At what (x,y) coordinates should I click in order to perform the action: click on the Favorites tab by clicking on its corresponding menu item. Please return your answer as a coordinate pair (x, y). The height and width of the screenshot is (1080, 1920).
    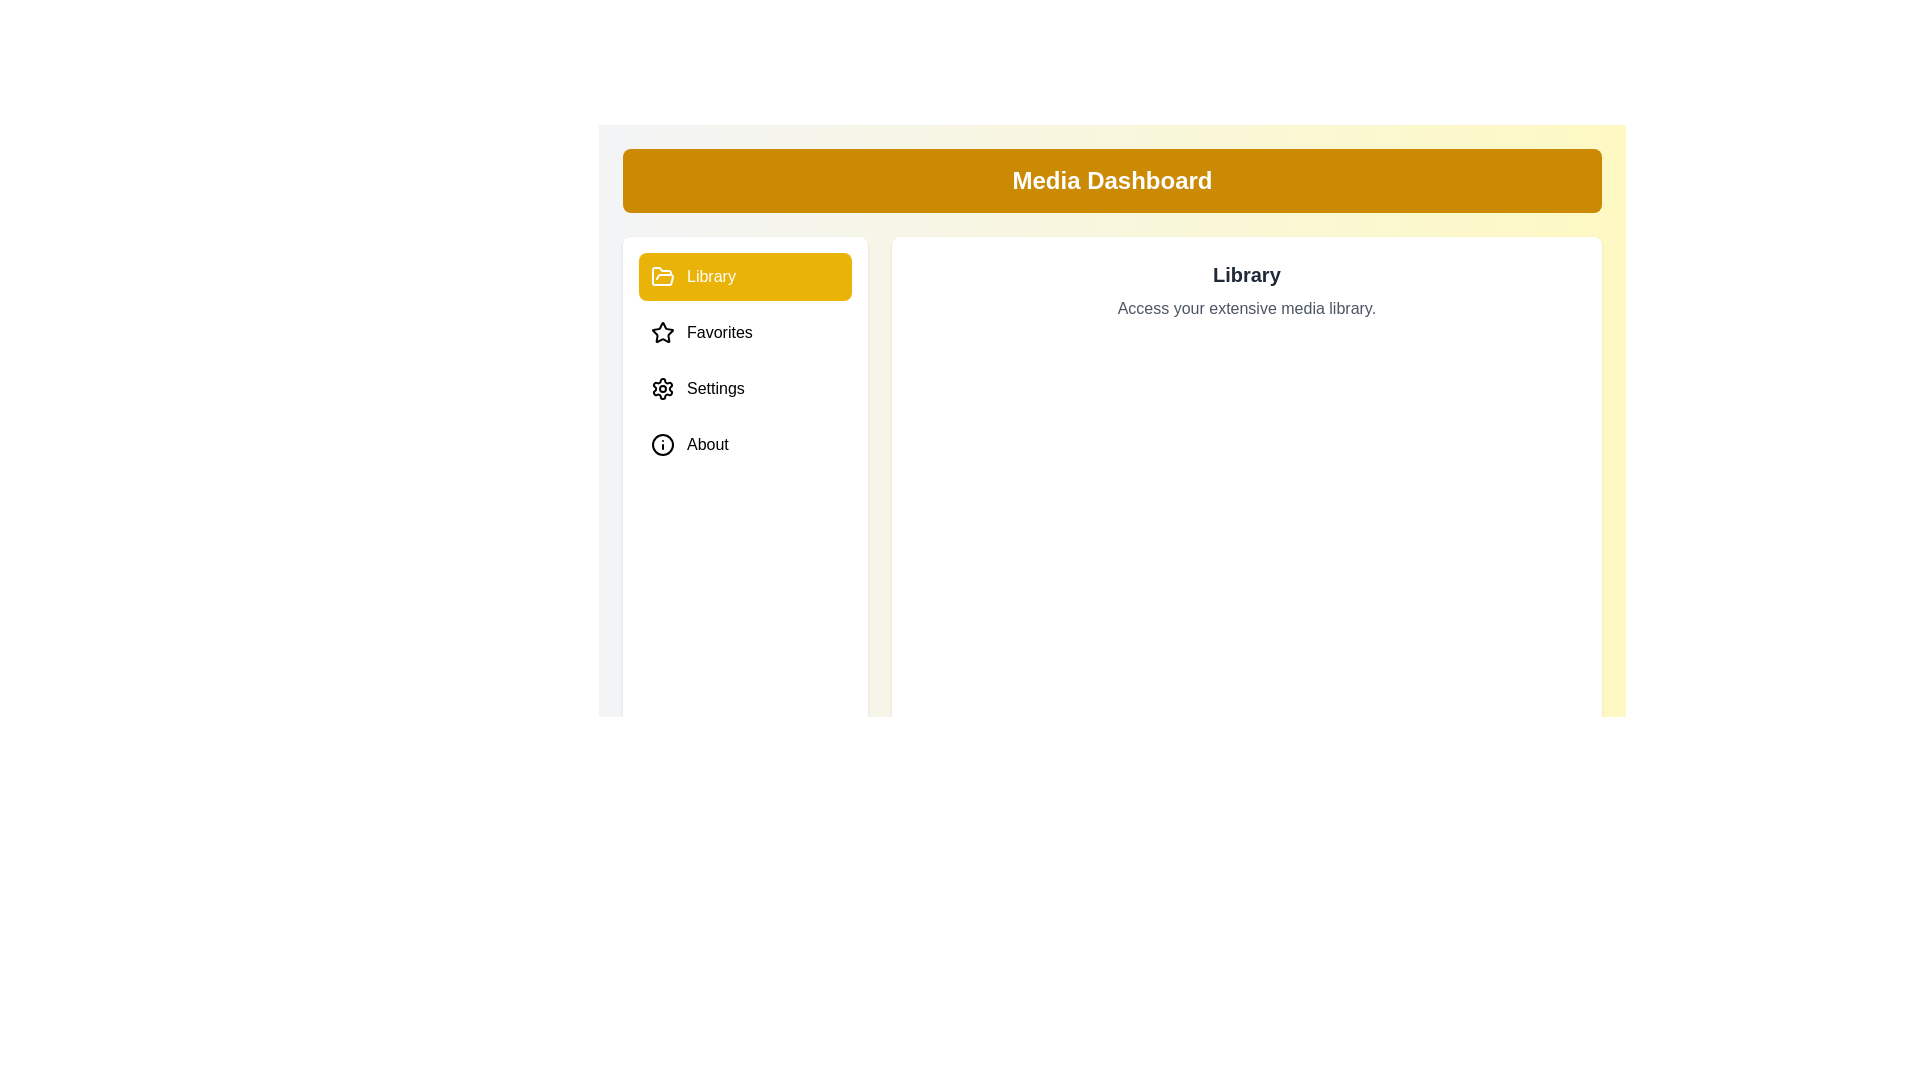
    Looking at the image, I should click on (744, 331).